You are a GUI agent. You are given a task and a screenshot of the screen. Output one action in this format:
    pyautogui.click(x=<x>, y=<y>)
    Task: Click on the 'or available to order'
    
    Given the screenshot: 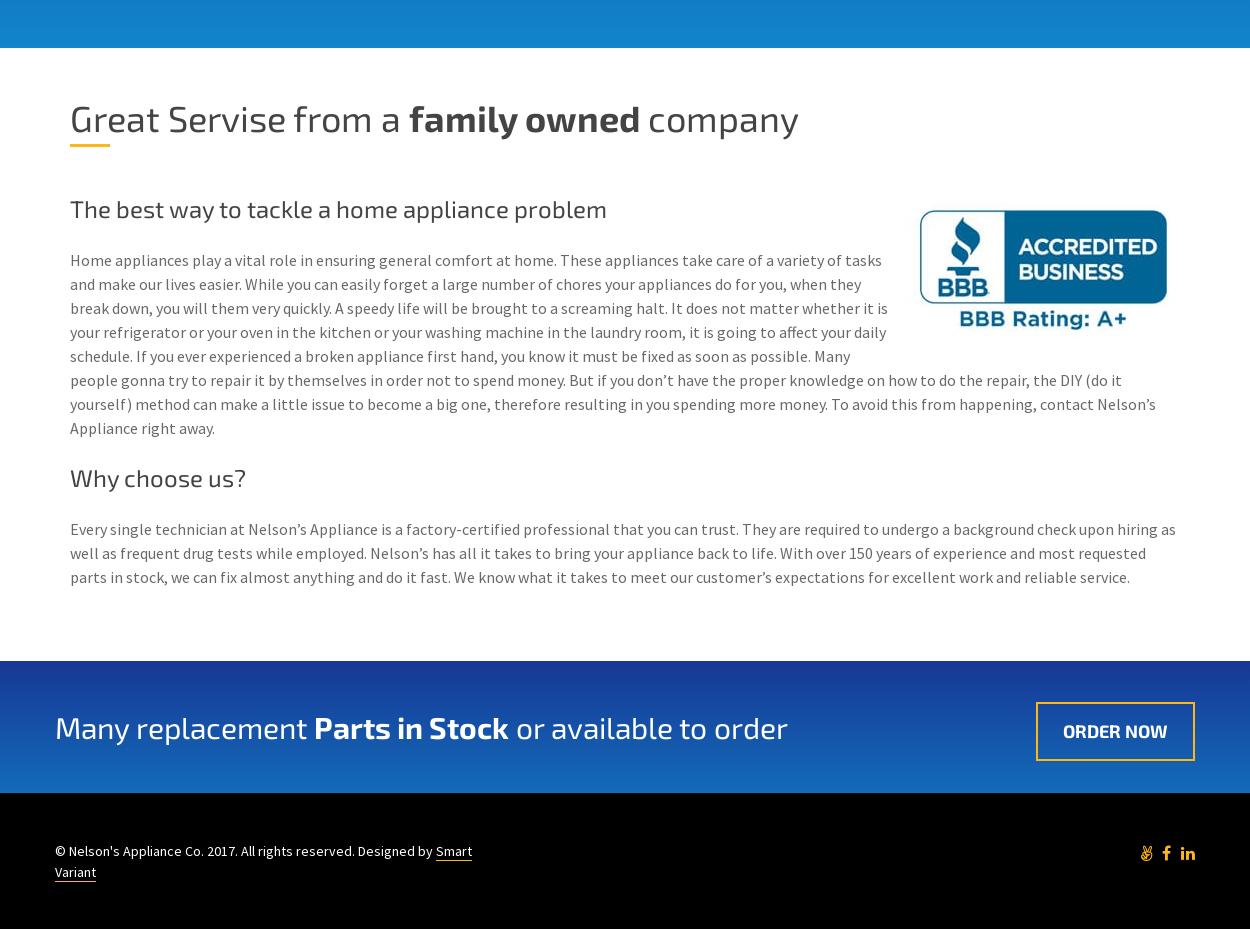 What is the action you would take?
    pyautogui.click(x=648, y=726)
    